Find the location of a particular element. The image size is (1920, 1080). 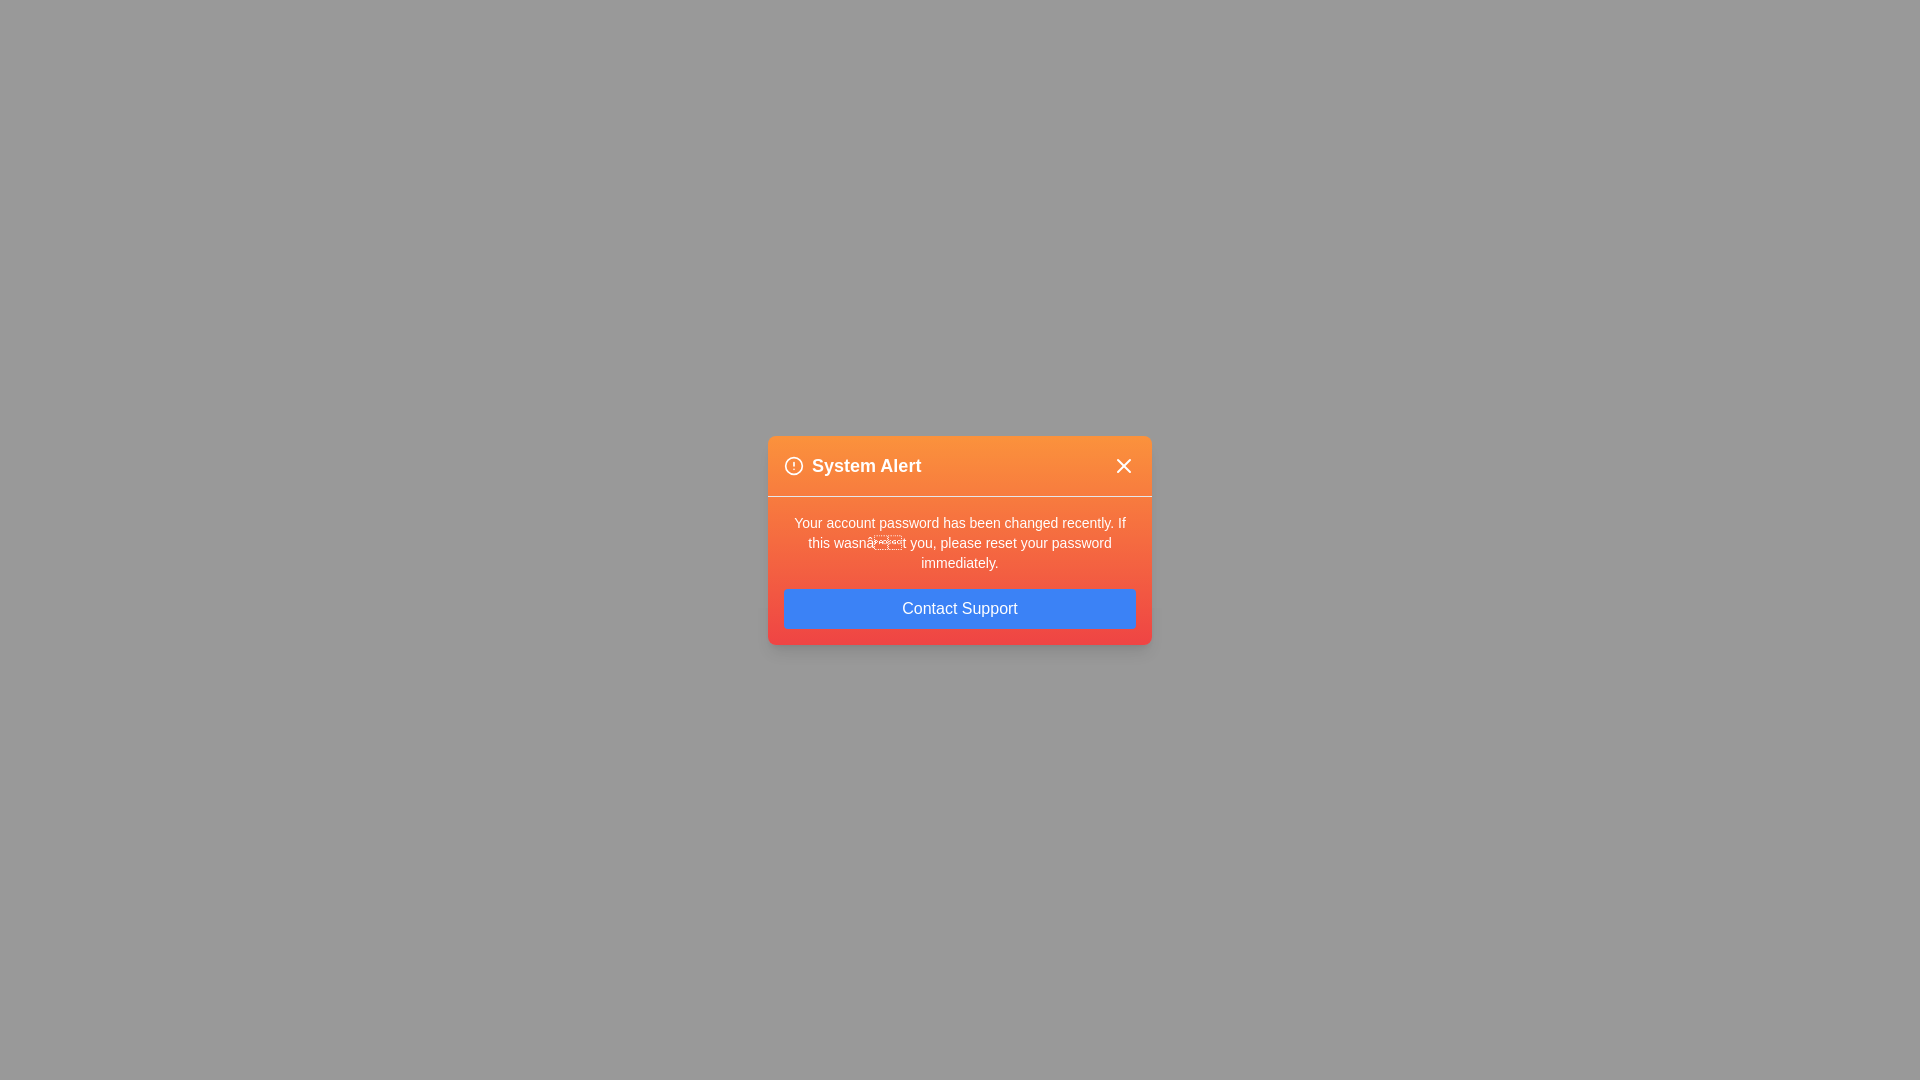

the 'Contact Support' button is located at coordinates (960, 607).